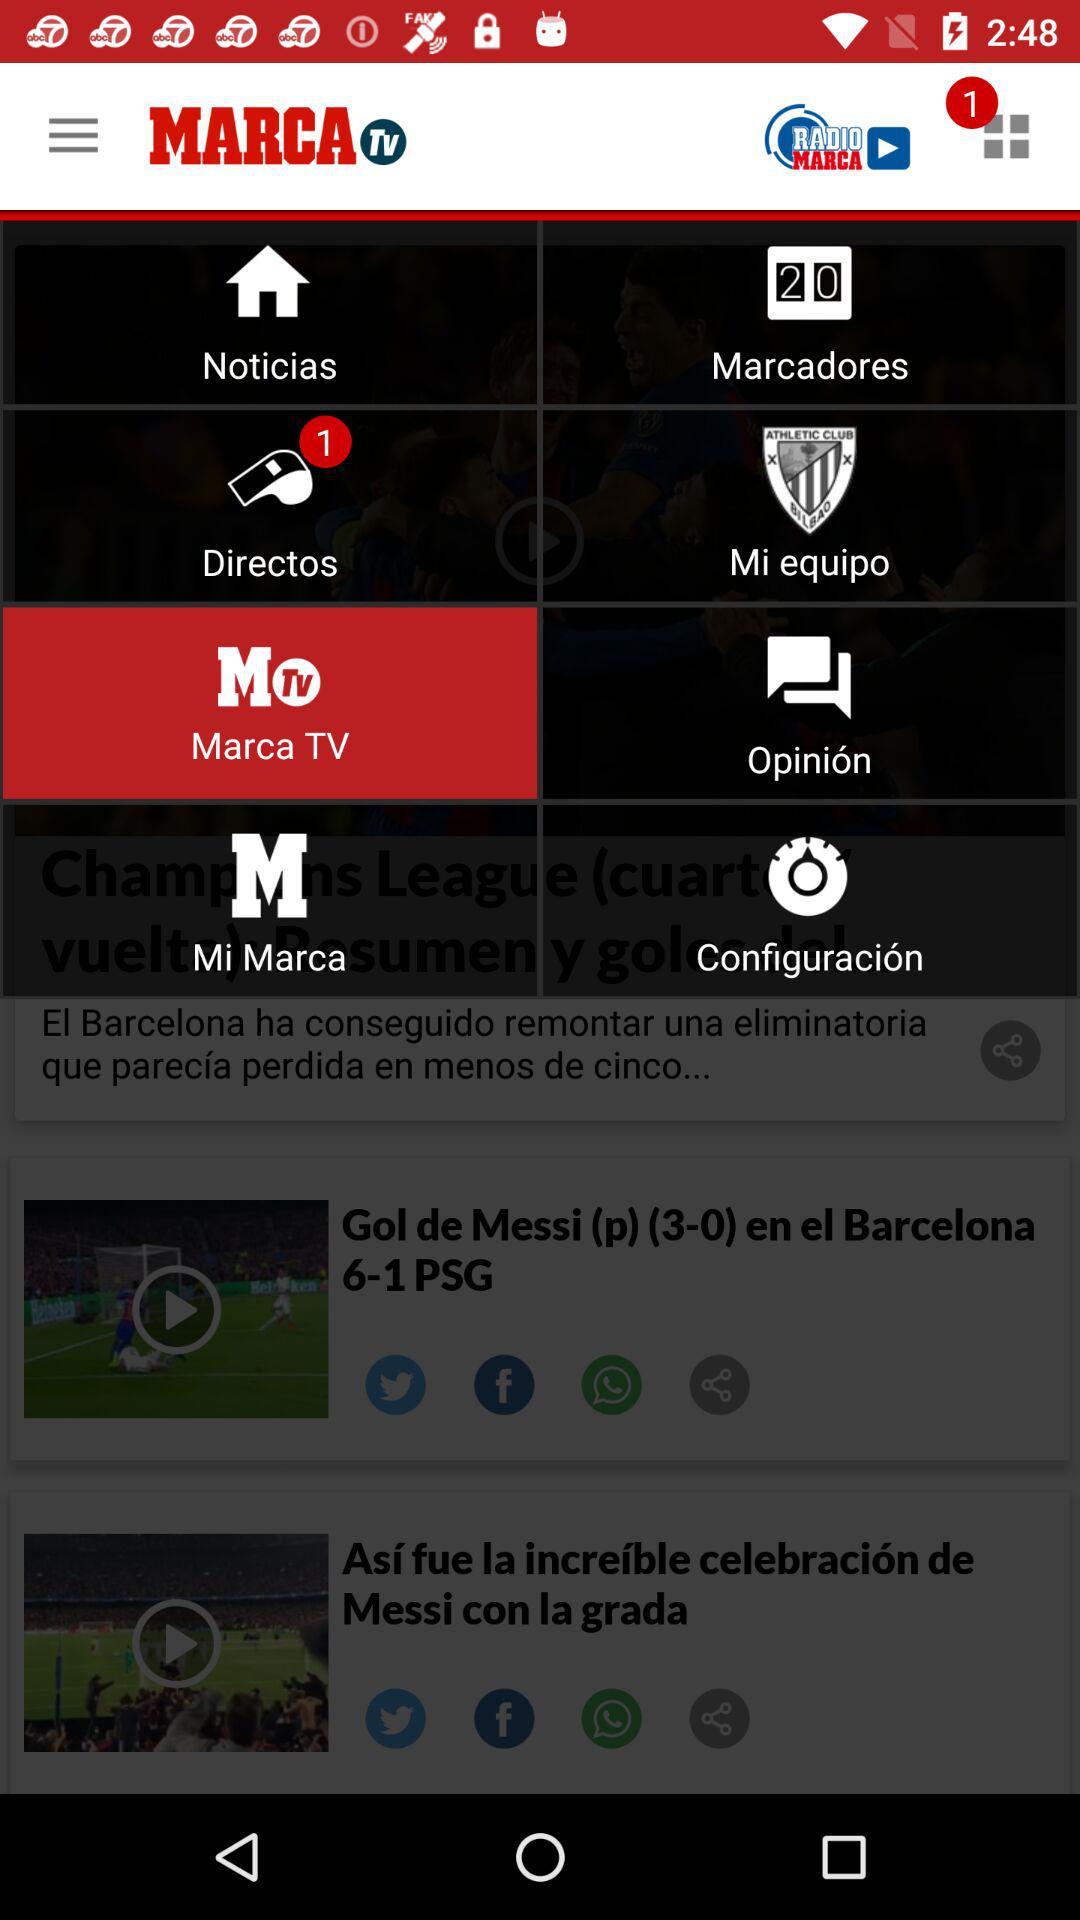  Describe the element at coordinates (810, 899) in the screenshot. I see `icon above the el barcelona ha icon` at that location.